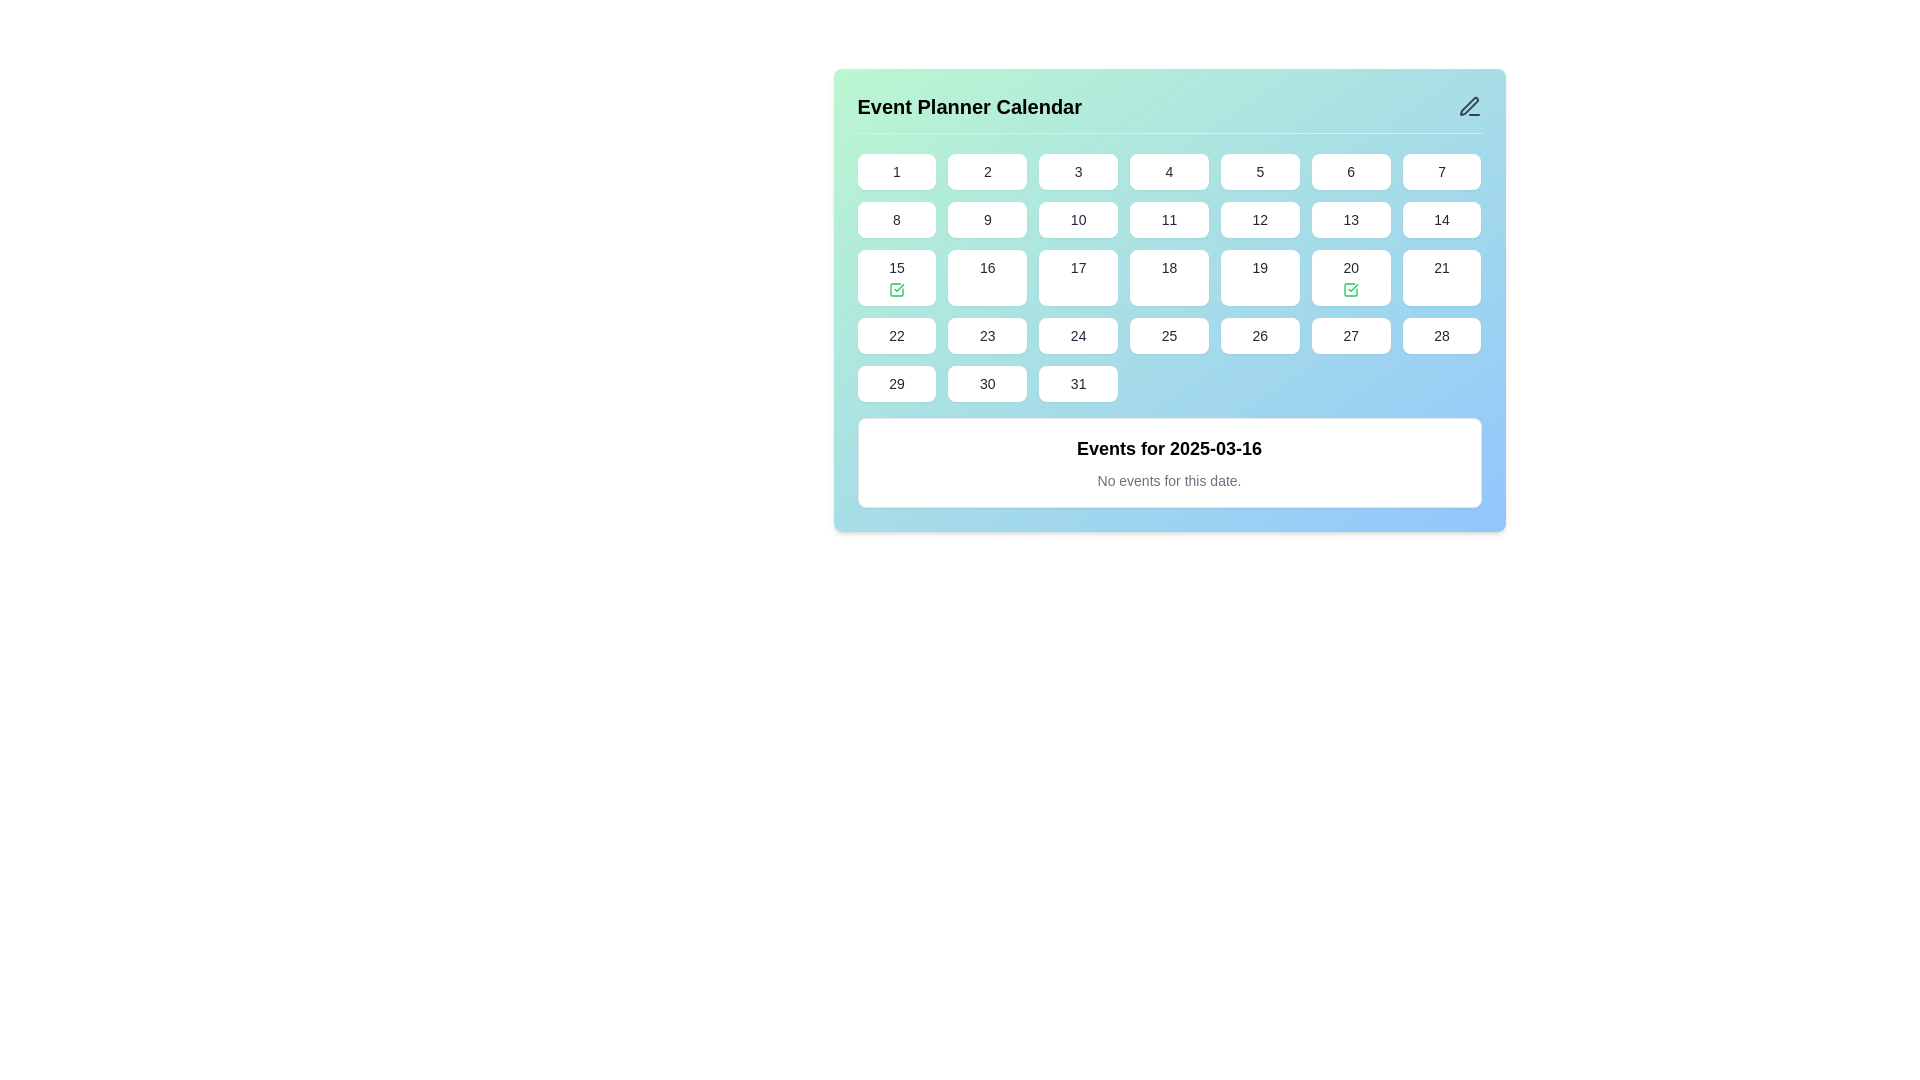 The image size is (1920, 1080). What do you see at coordinates (969, 107) in the screenshot?
I see `text label displaying 'Event Planner Calendar' which is bold and positioned at the top of the interface` at bounding box center [969, 107].